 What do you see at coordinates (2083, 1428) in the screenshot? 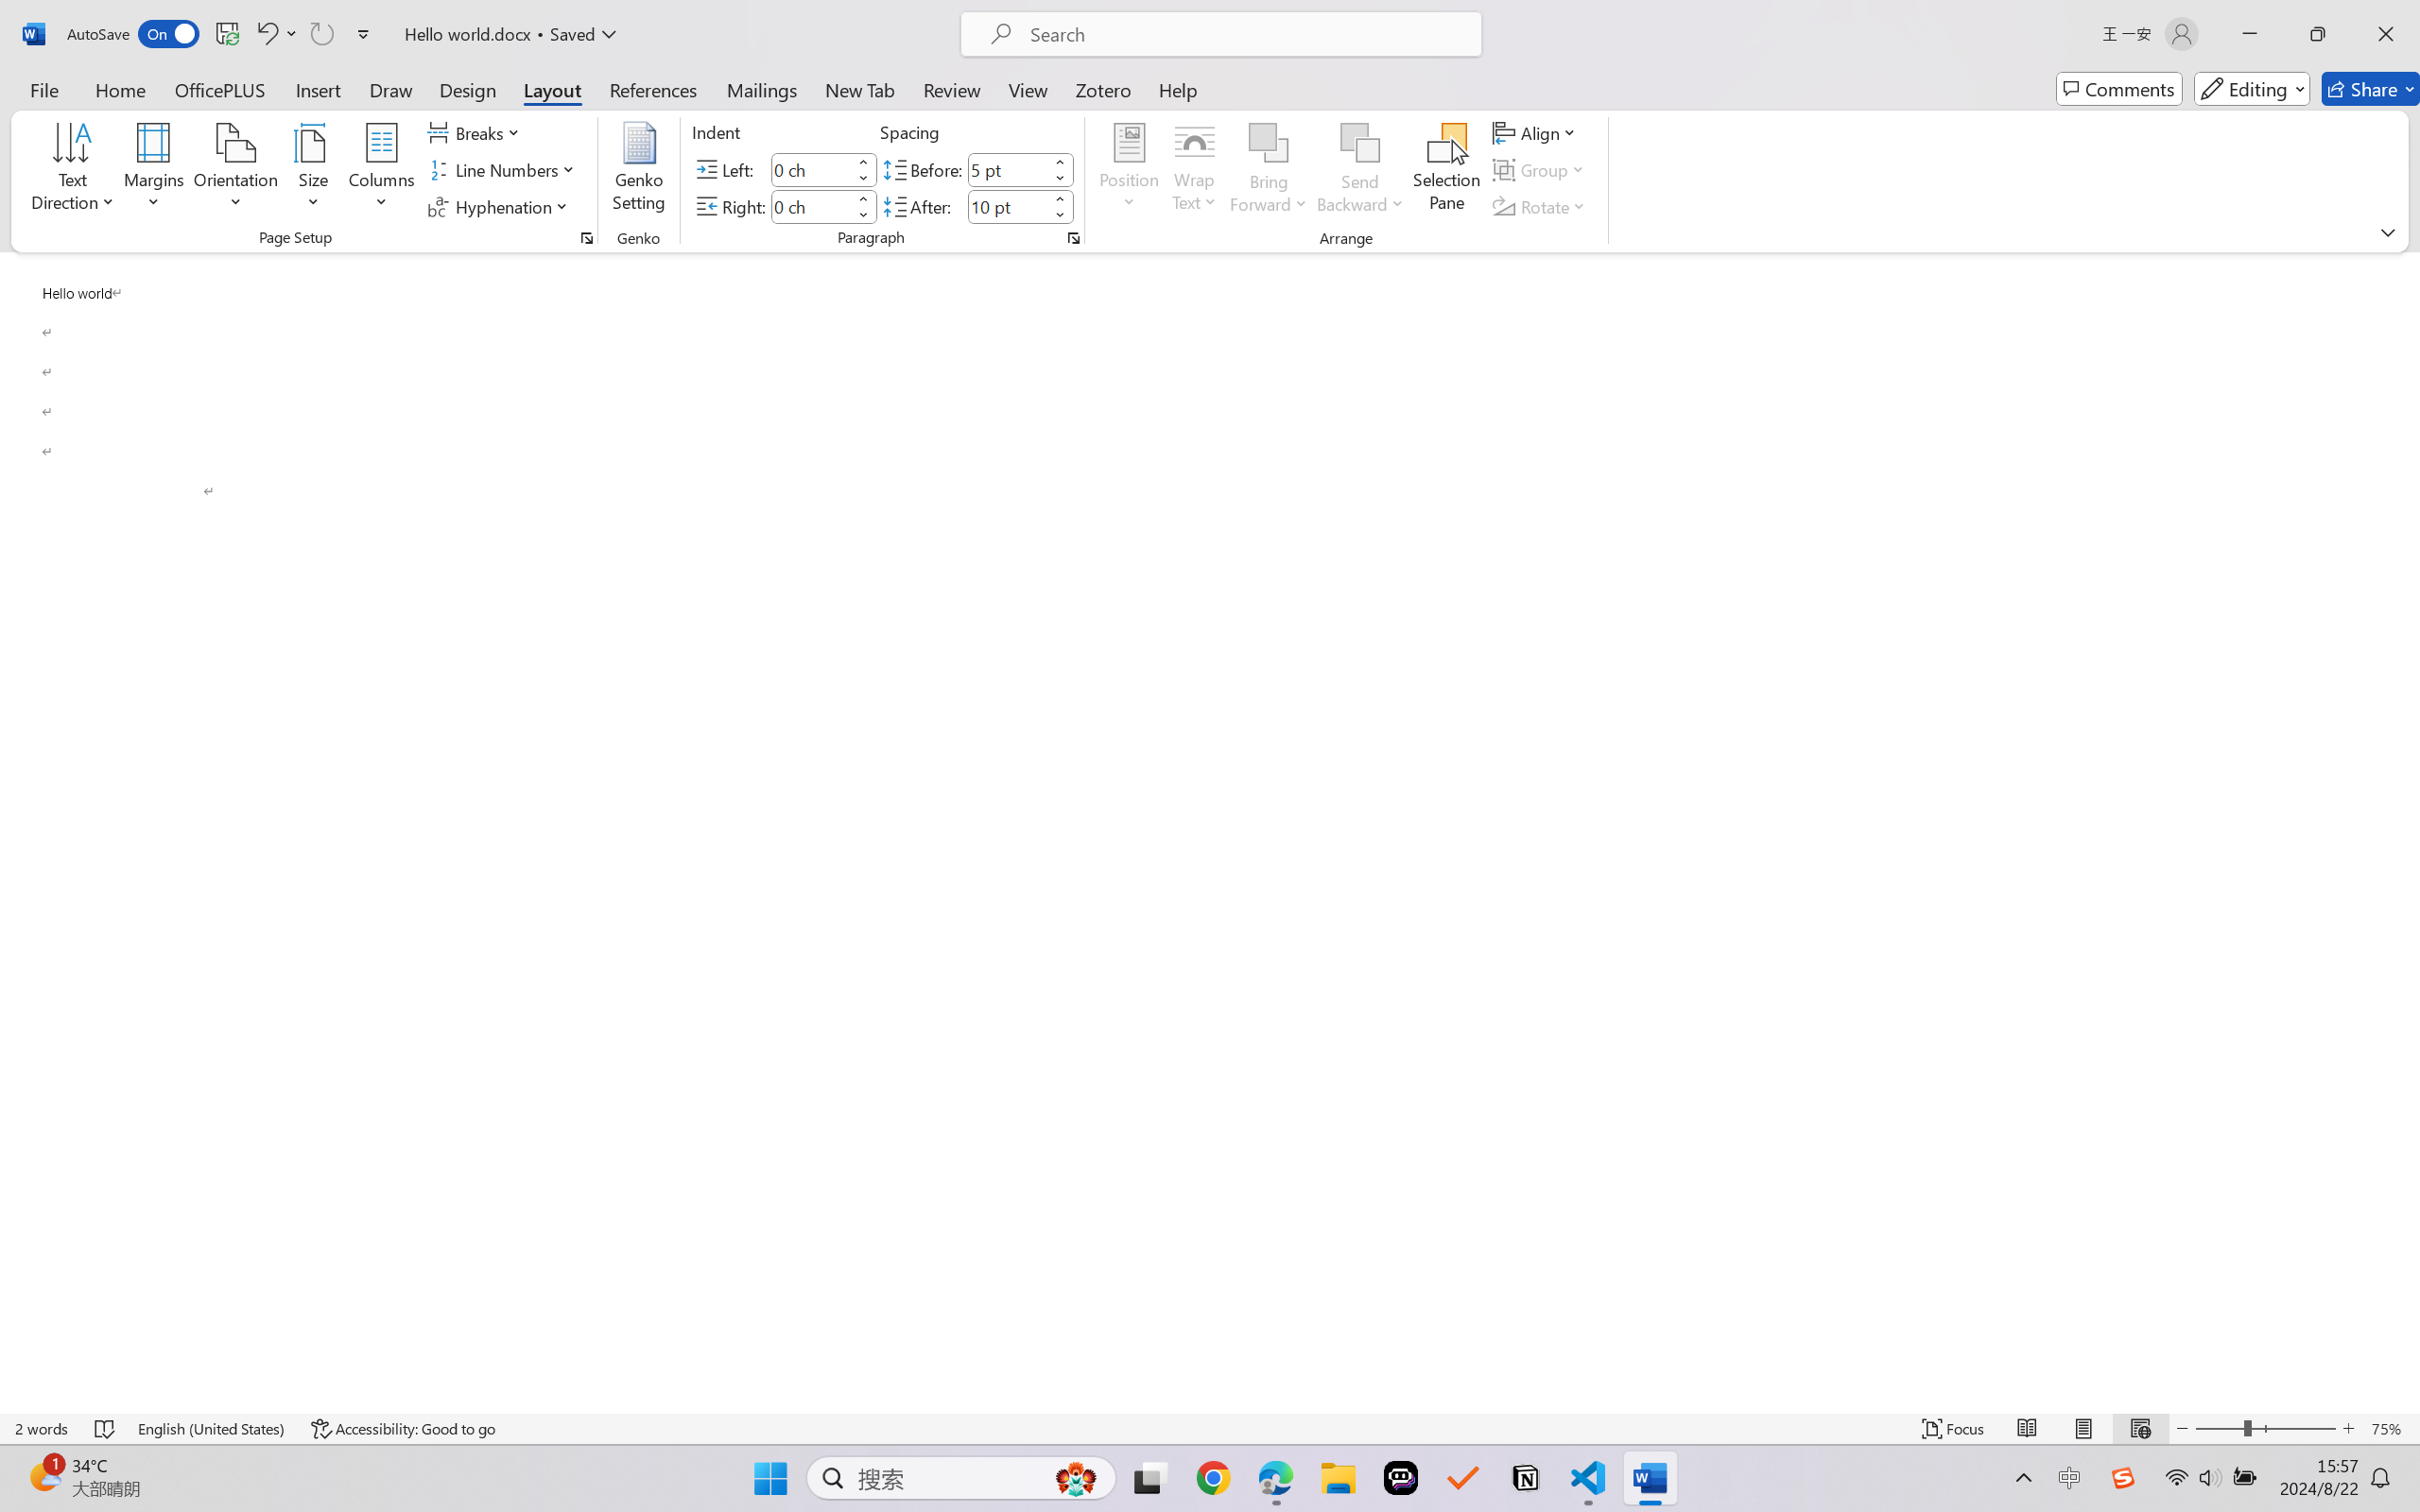
I see `'Print Layout'` at bounding box center [2083, 1428].